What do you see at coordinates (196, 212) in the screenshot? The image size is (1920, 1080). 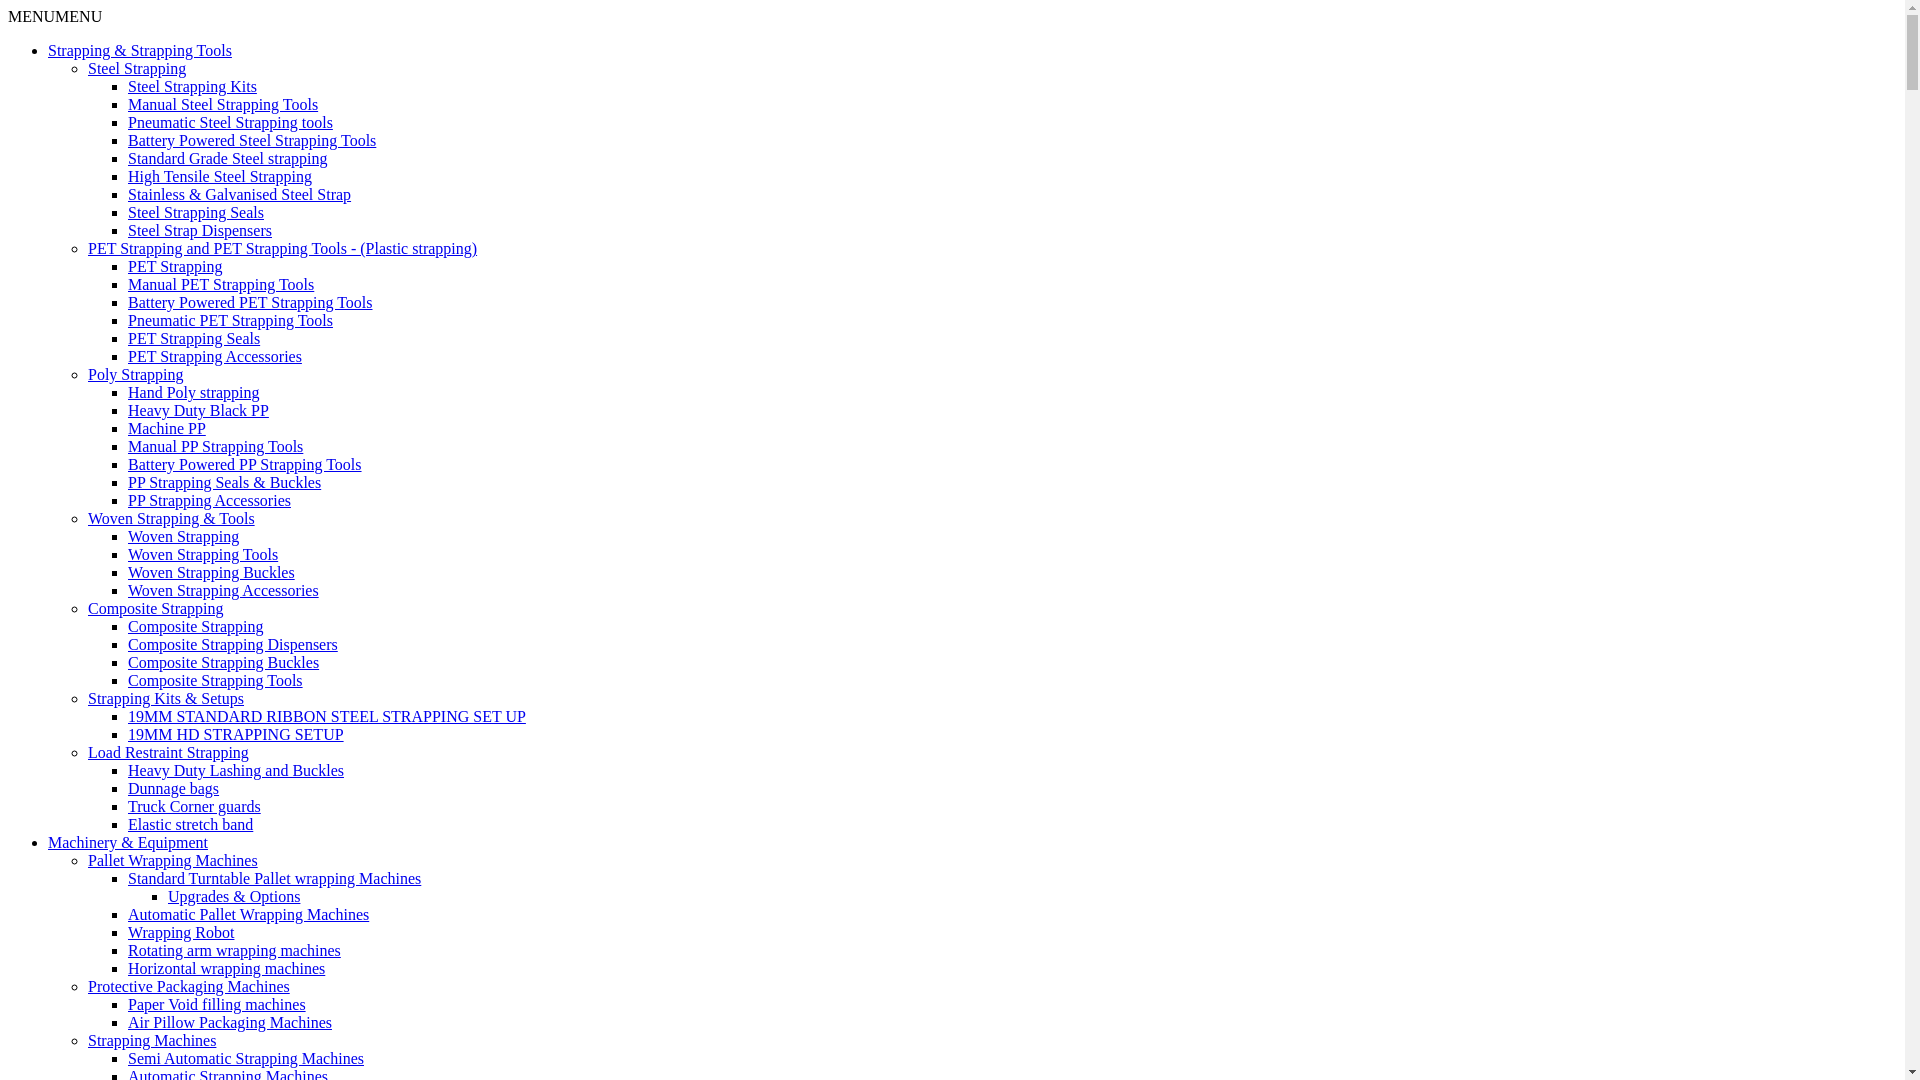 I see `'Steel Strapping Seals'` at bounding box center [196, 212].